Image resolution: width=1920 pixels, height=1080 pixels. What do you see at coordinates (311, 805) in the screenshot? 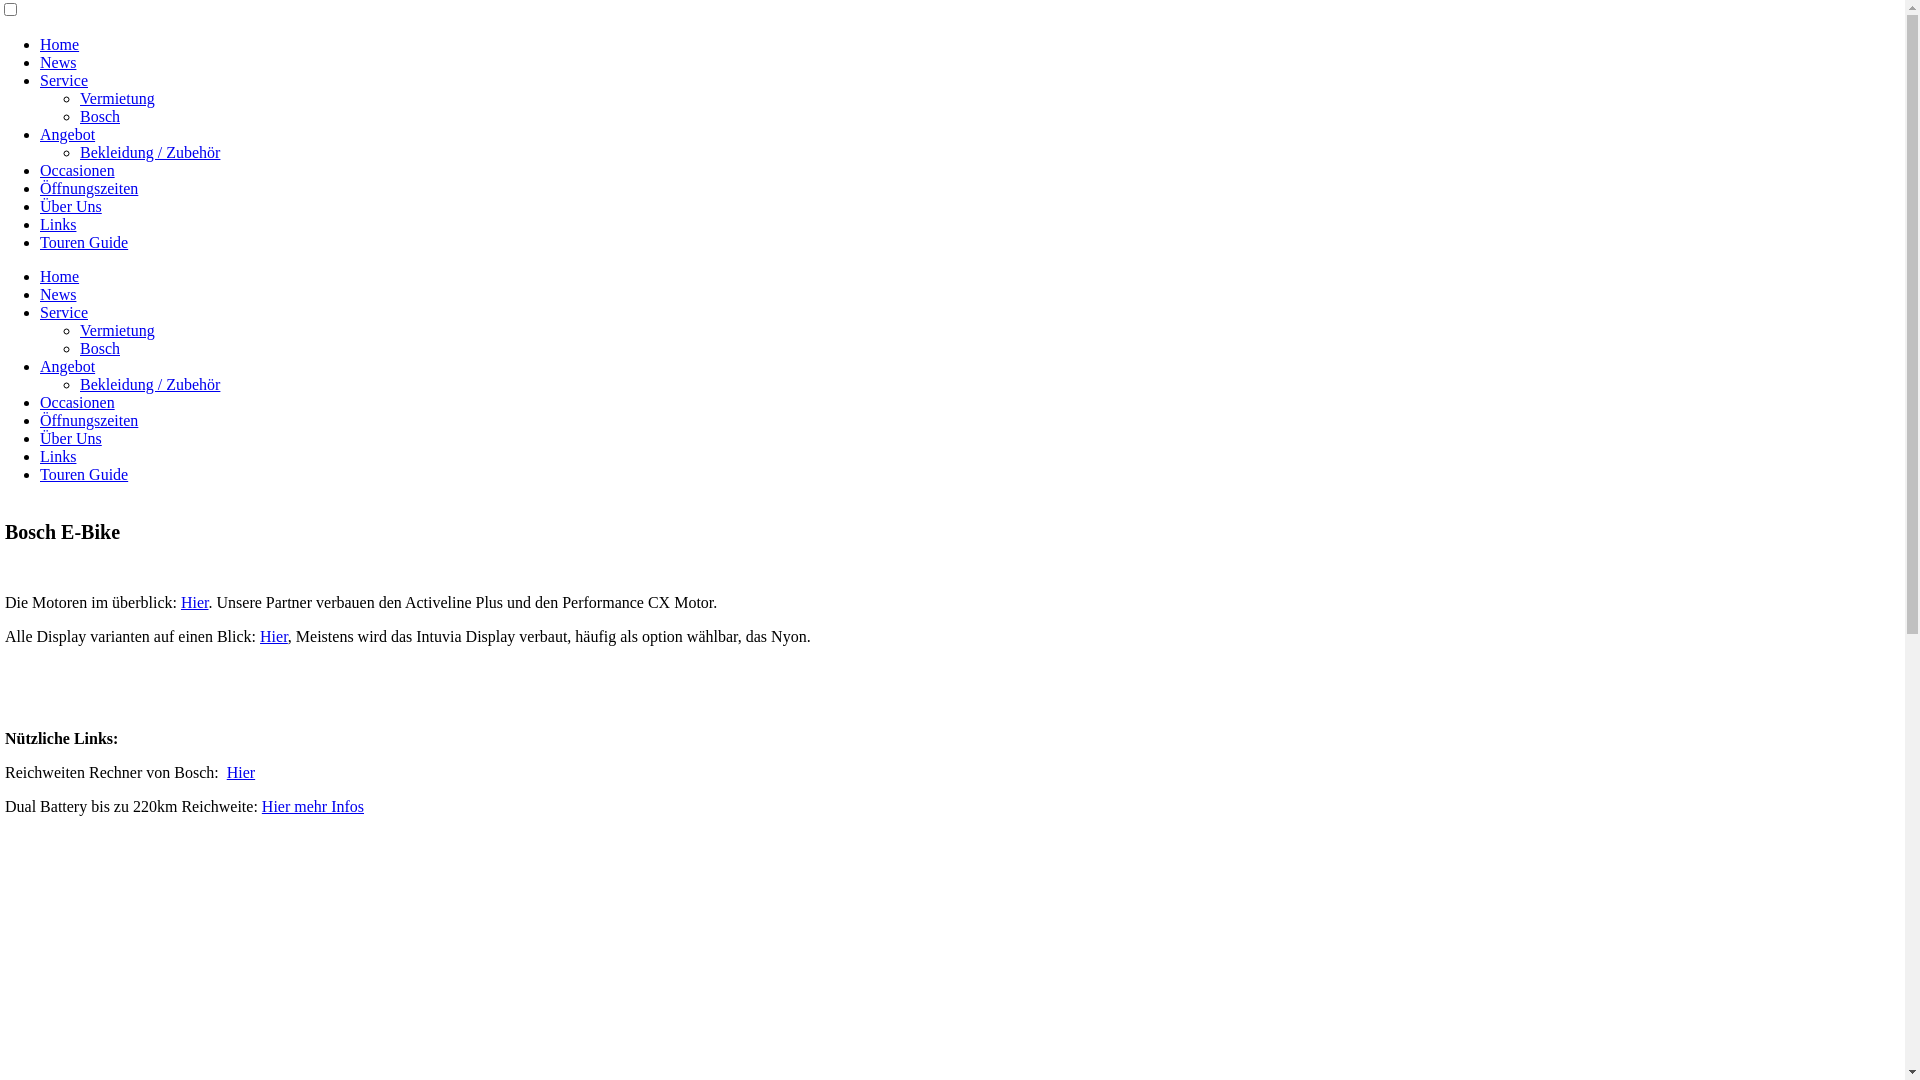
I see `'Hier mehr Infos'` at bounding box center [311, 805].